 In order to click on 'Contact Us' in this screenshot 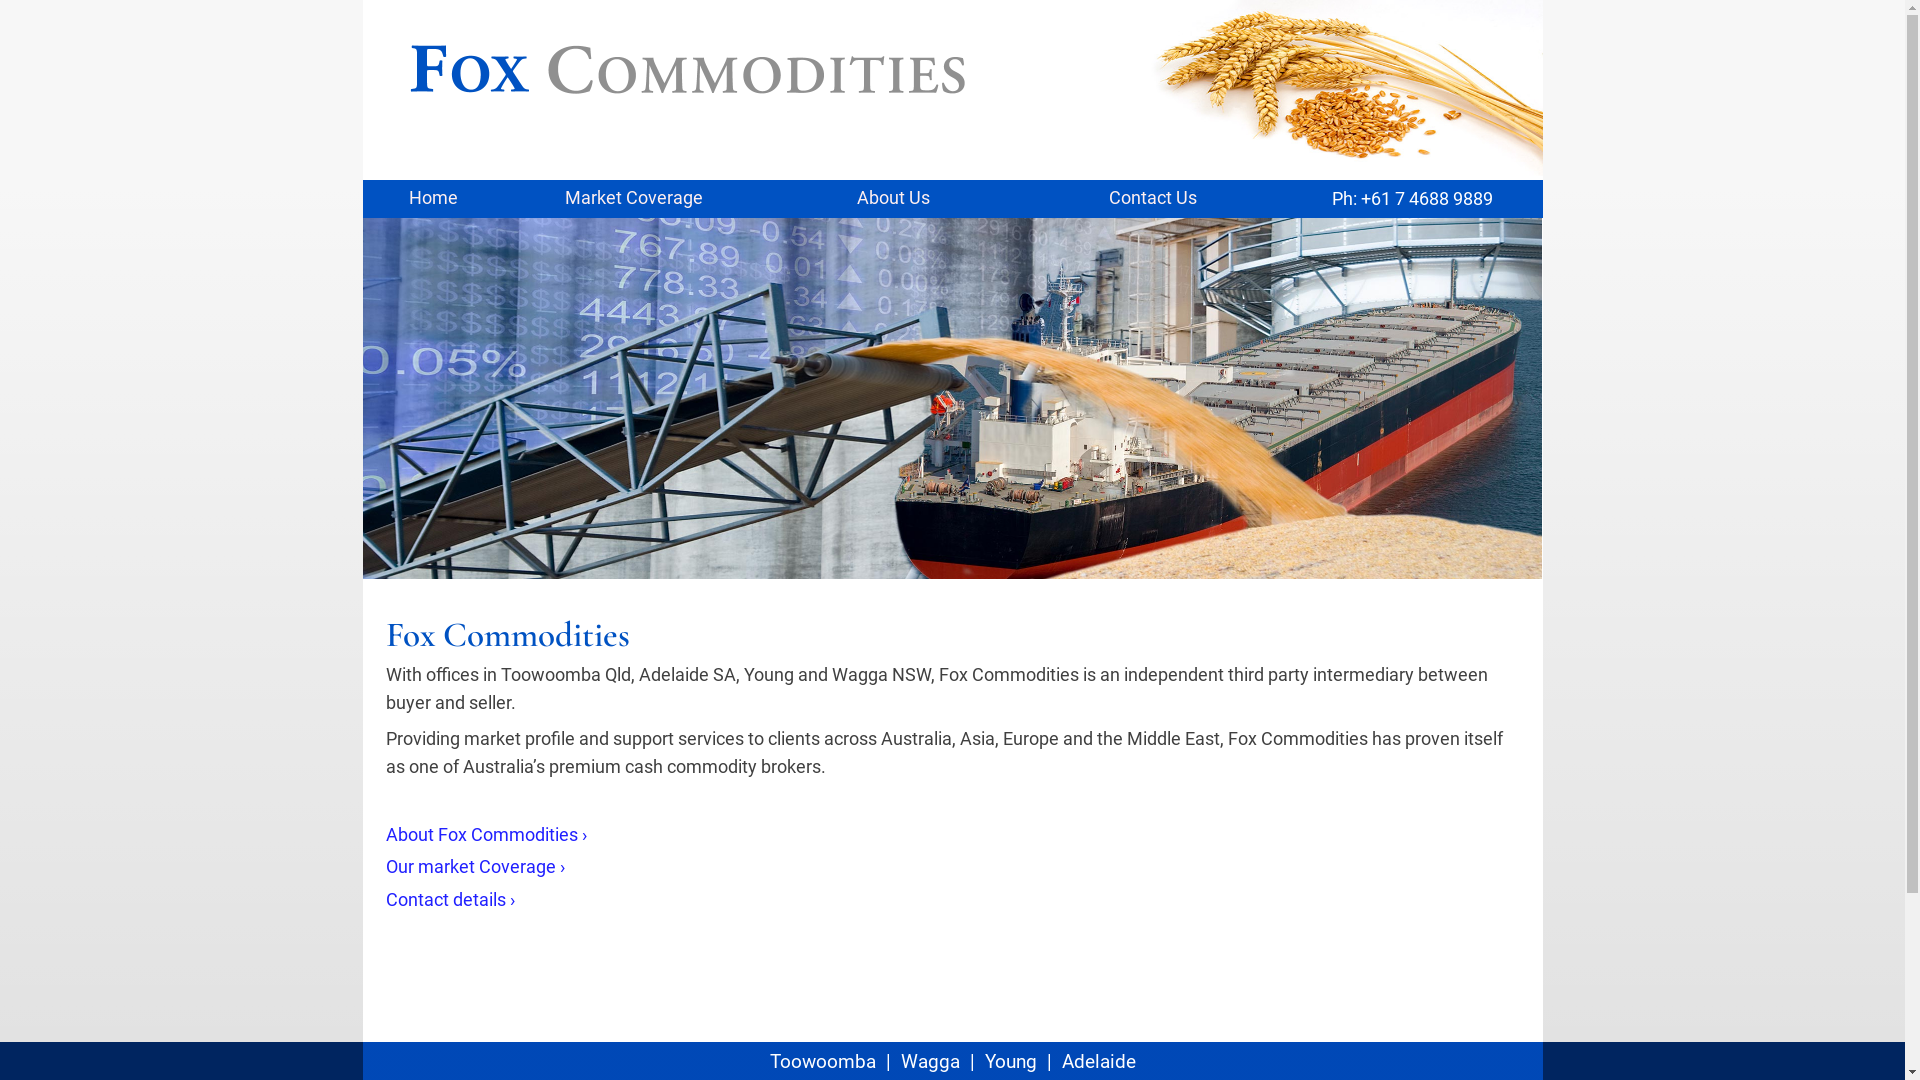, I will do `click(1152, 199)`.